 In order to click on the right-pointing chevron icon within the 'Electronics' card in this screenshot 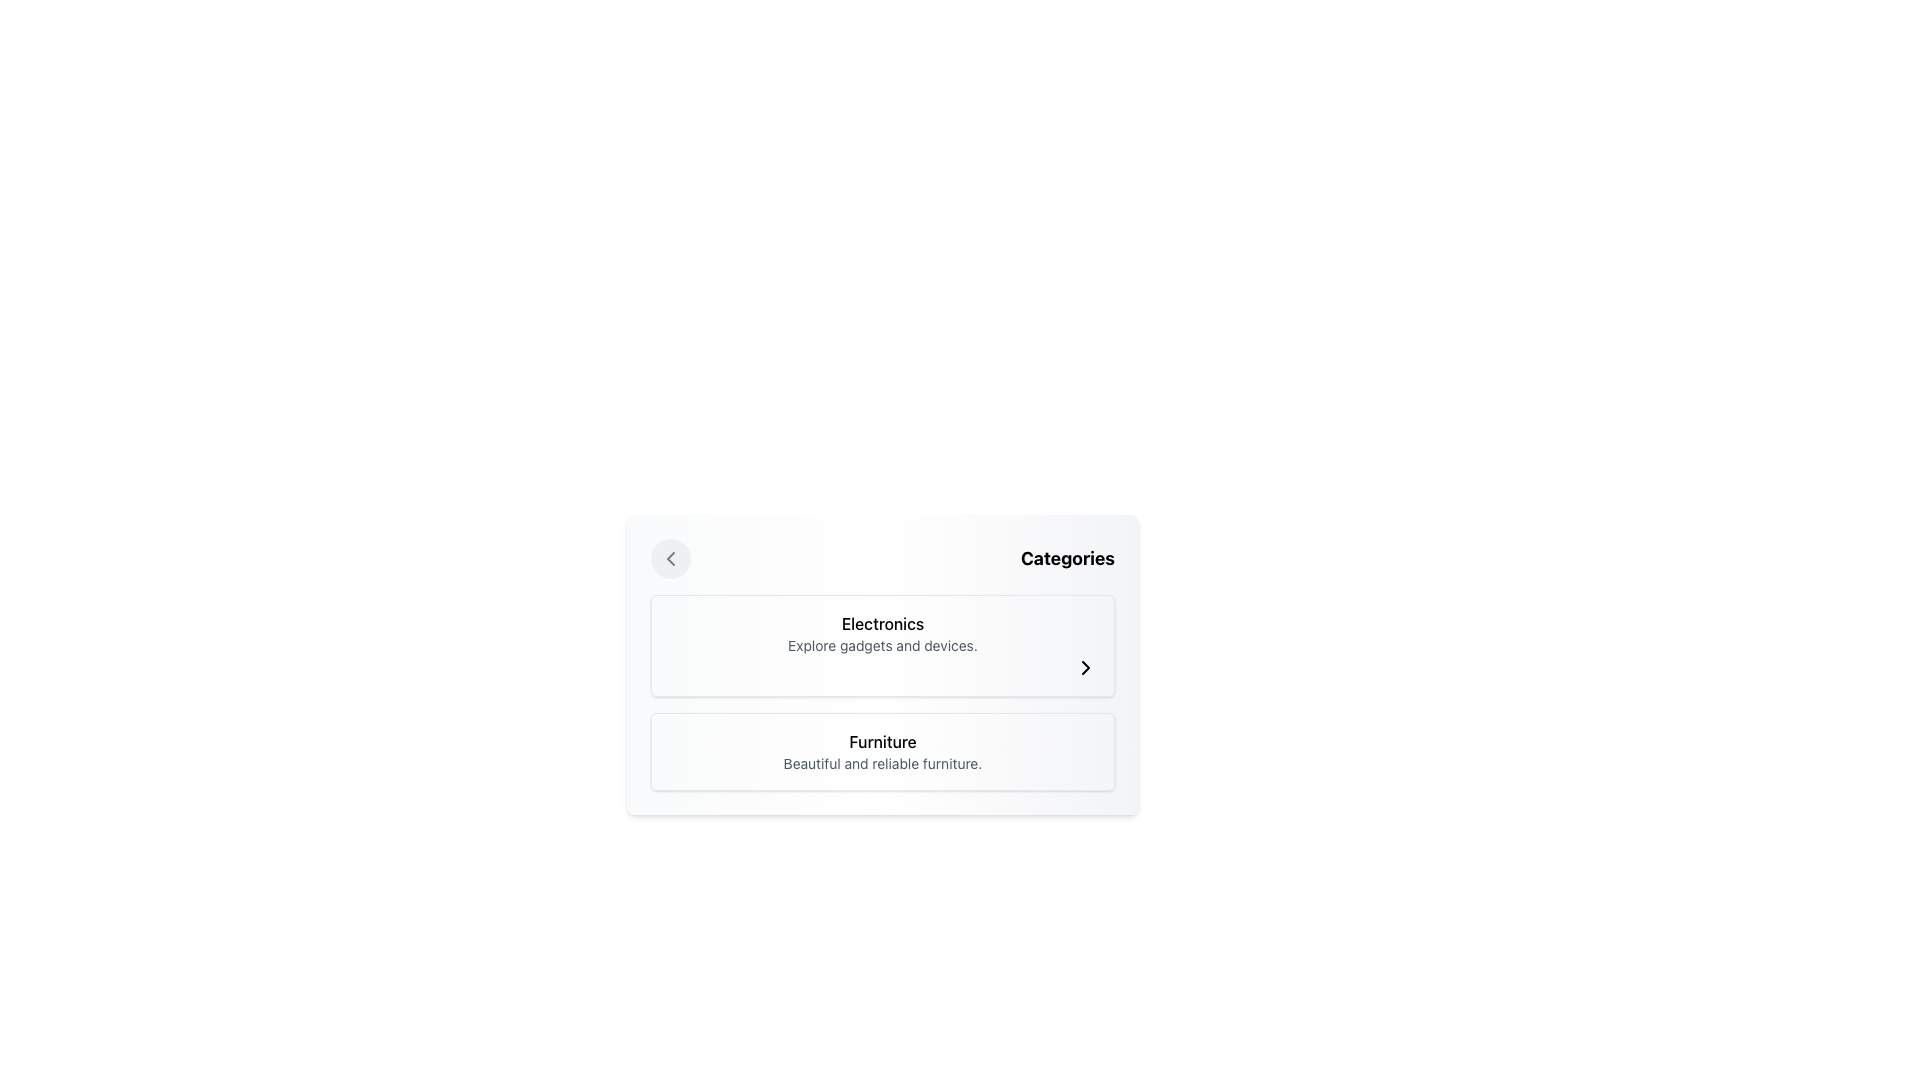, I will do `click(1084, 667)`.